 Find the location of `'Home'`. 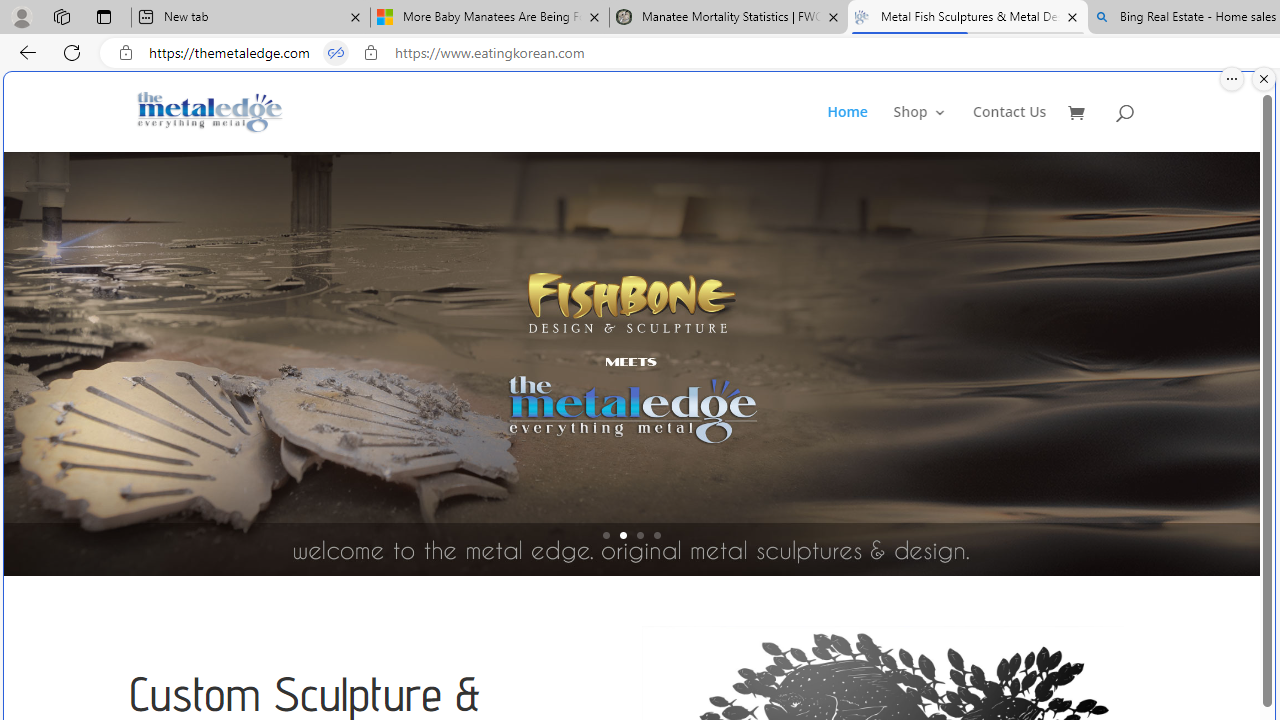

'Home' is located at coordinates (858, 128).